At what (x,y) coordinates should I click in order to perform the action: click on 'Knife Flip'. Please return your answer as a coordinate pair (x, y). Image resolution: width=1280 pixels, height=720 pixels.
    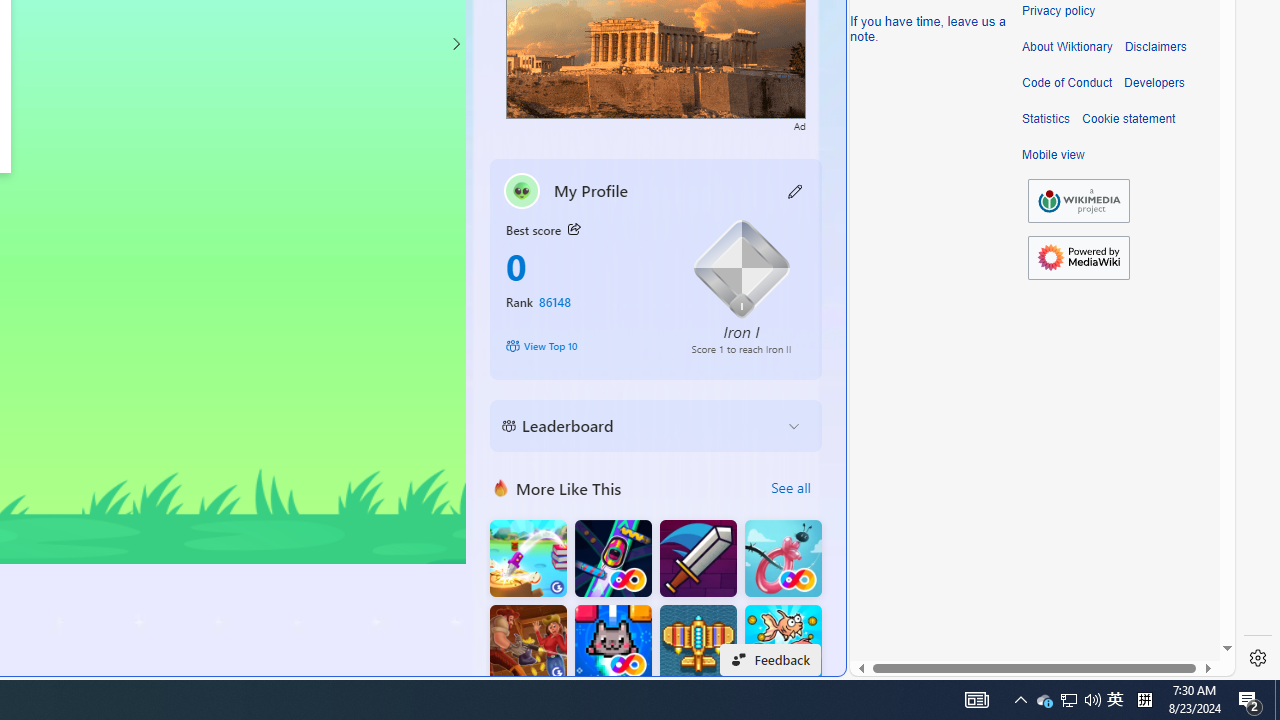
    Looking at the image, I should click on (528, 558).